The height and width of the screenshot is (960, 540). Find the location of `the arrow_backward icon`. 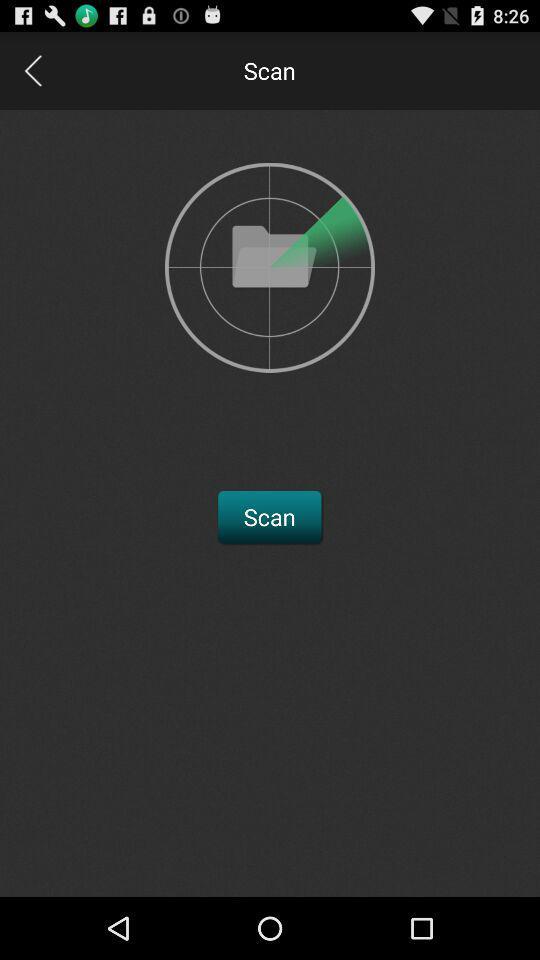

the arrow_backward icon is located at coordinates (31, 75).